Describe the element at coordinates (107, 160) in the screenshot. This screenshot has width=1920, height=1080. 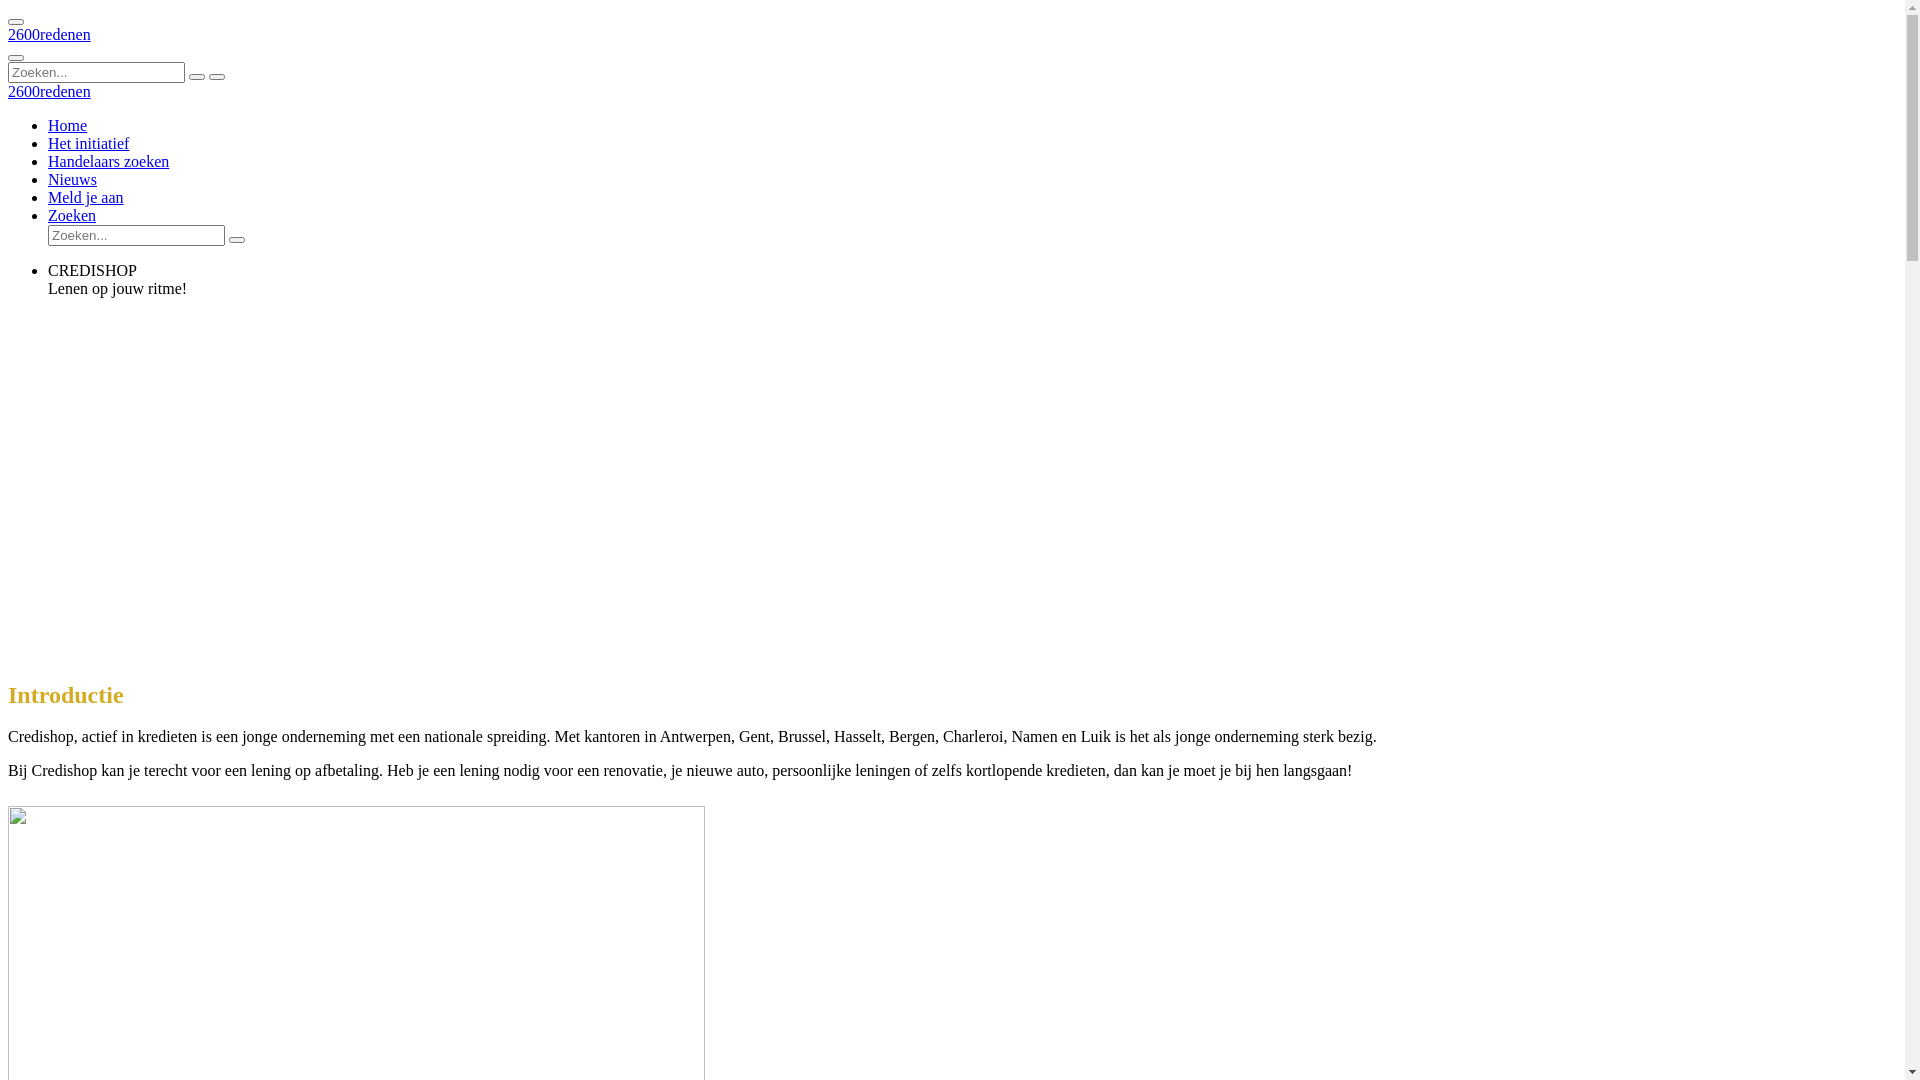
I see `'Handelaars zoeken'` at that location.